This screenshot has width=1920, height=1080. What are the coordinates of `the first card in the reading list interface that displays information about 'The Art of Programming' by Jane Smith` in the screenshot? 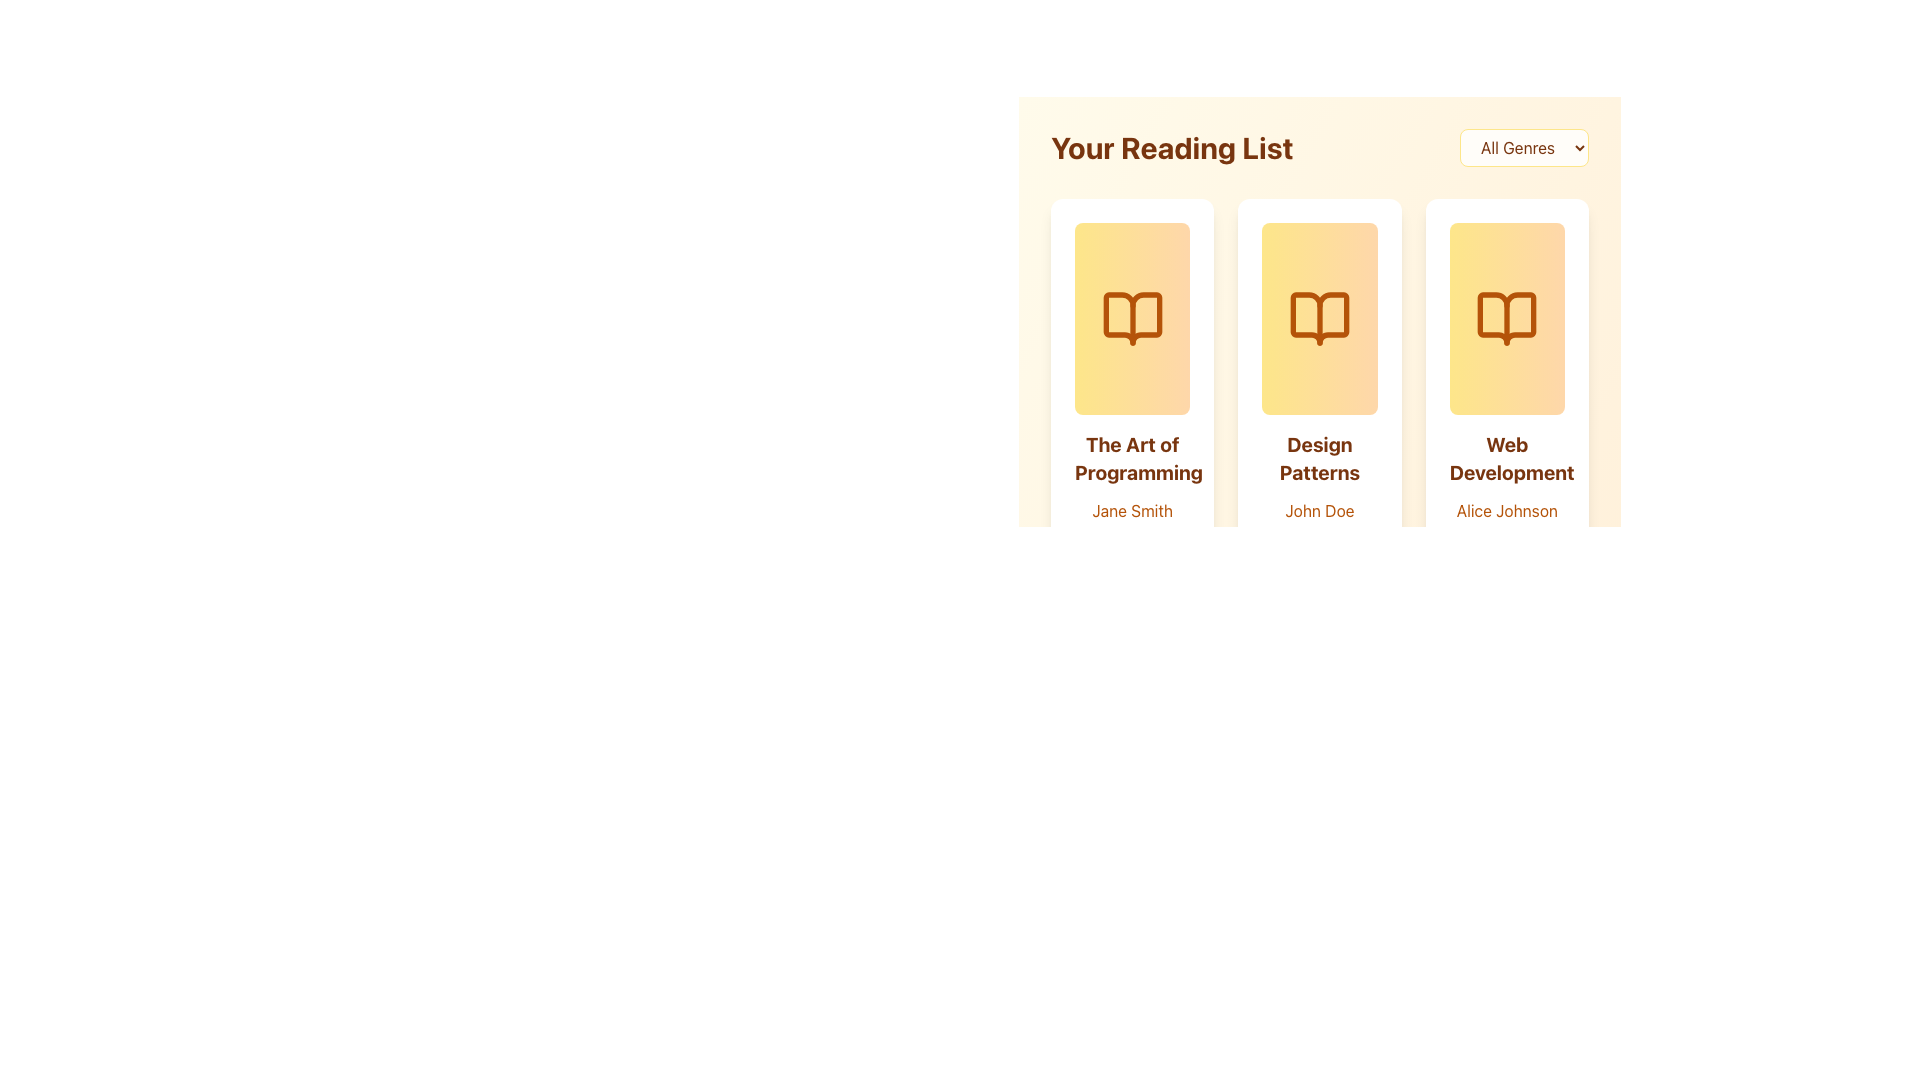 It's located at (1132, 439).